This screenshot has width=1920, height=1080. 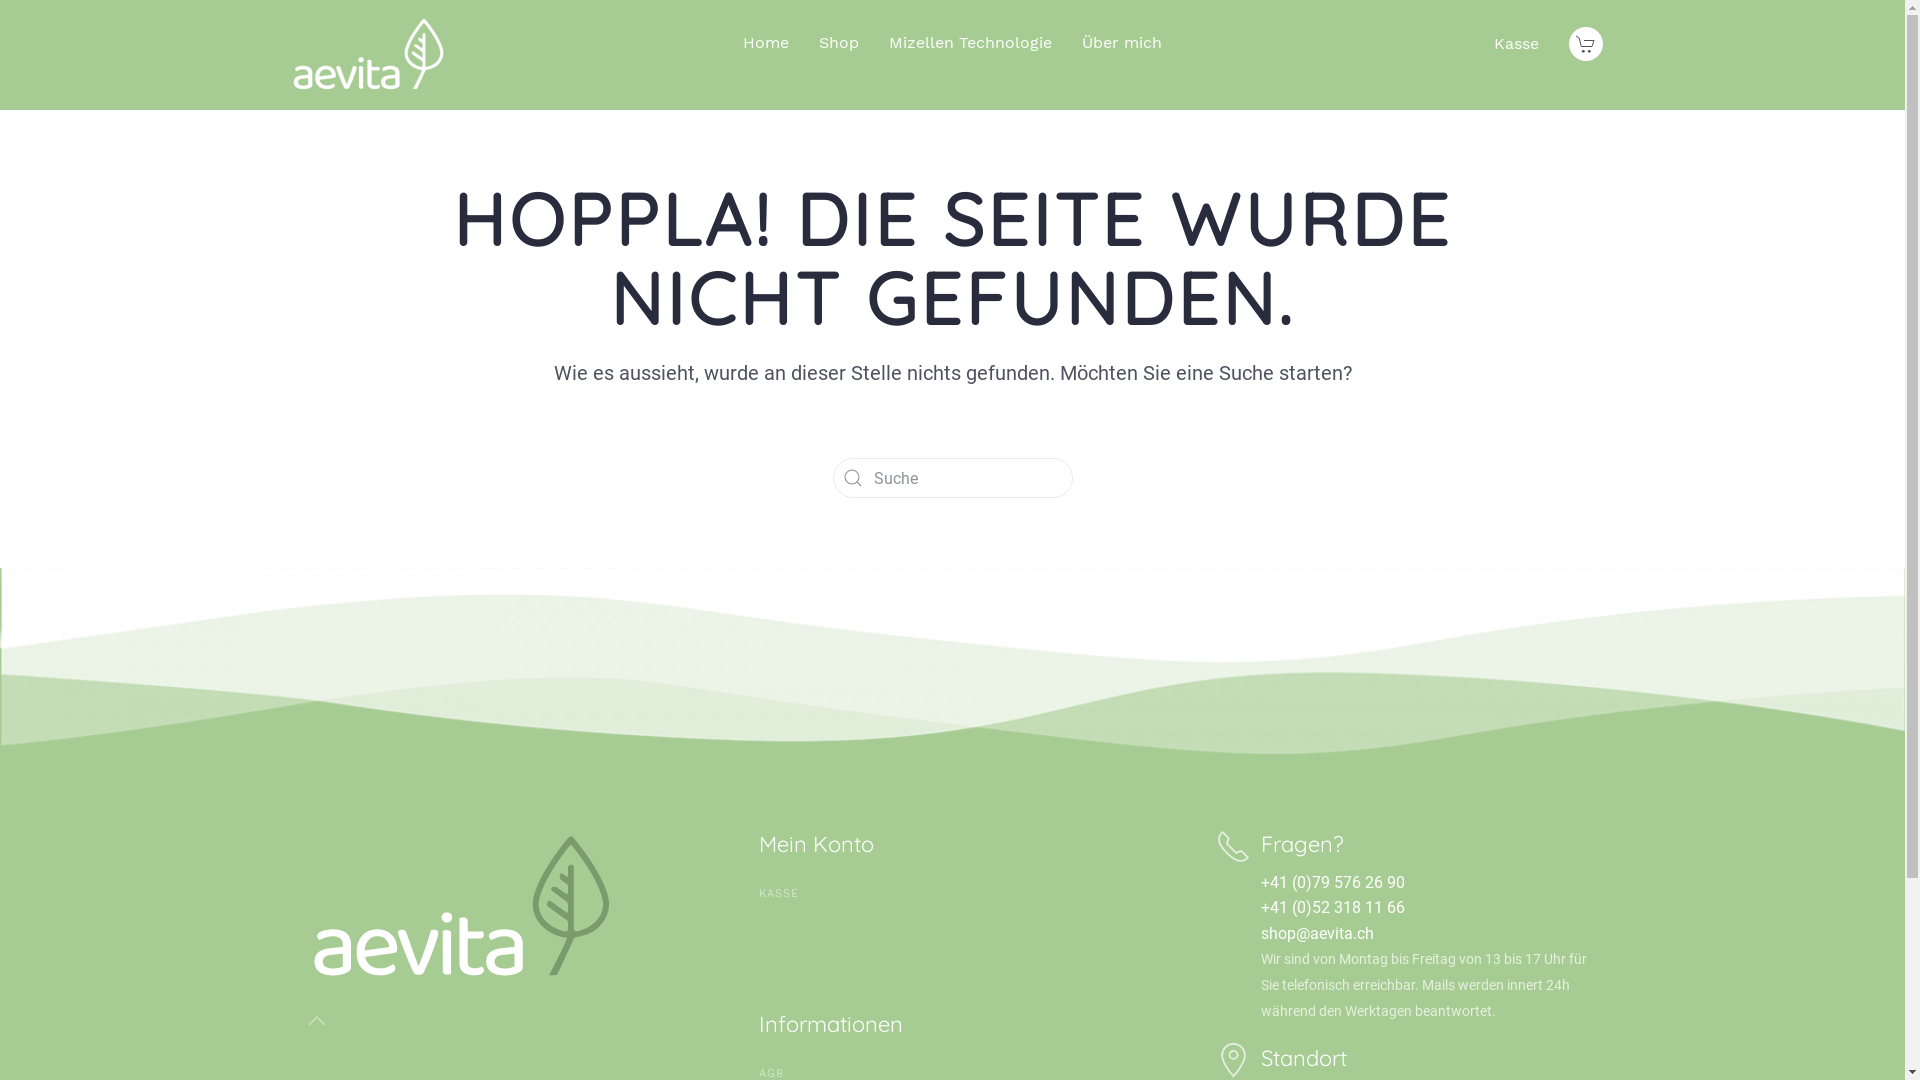 I want to click on 'Kasse', so click(x=1515, y=43).